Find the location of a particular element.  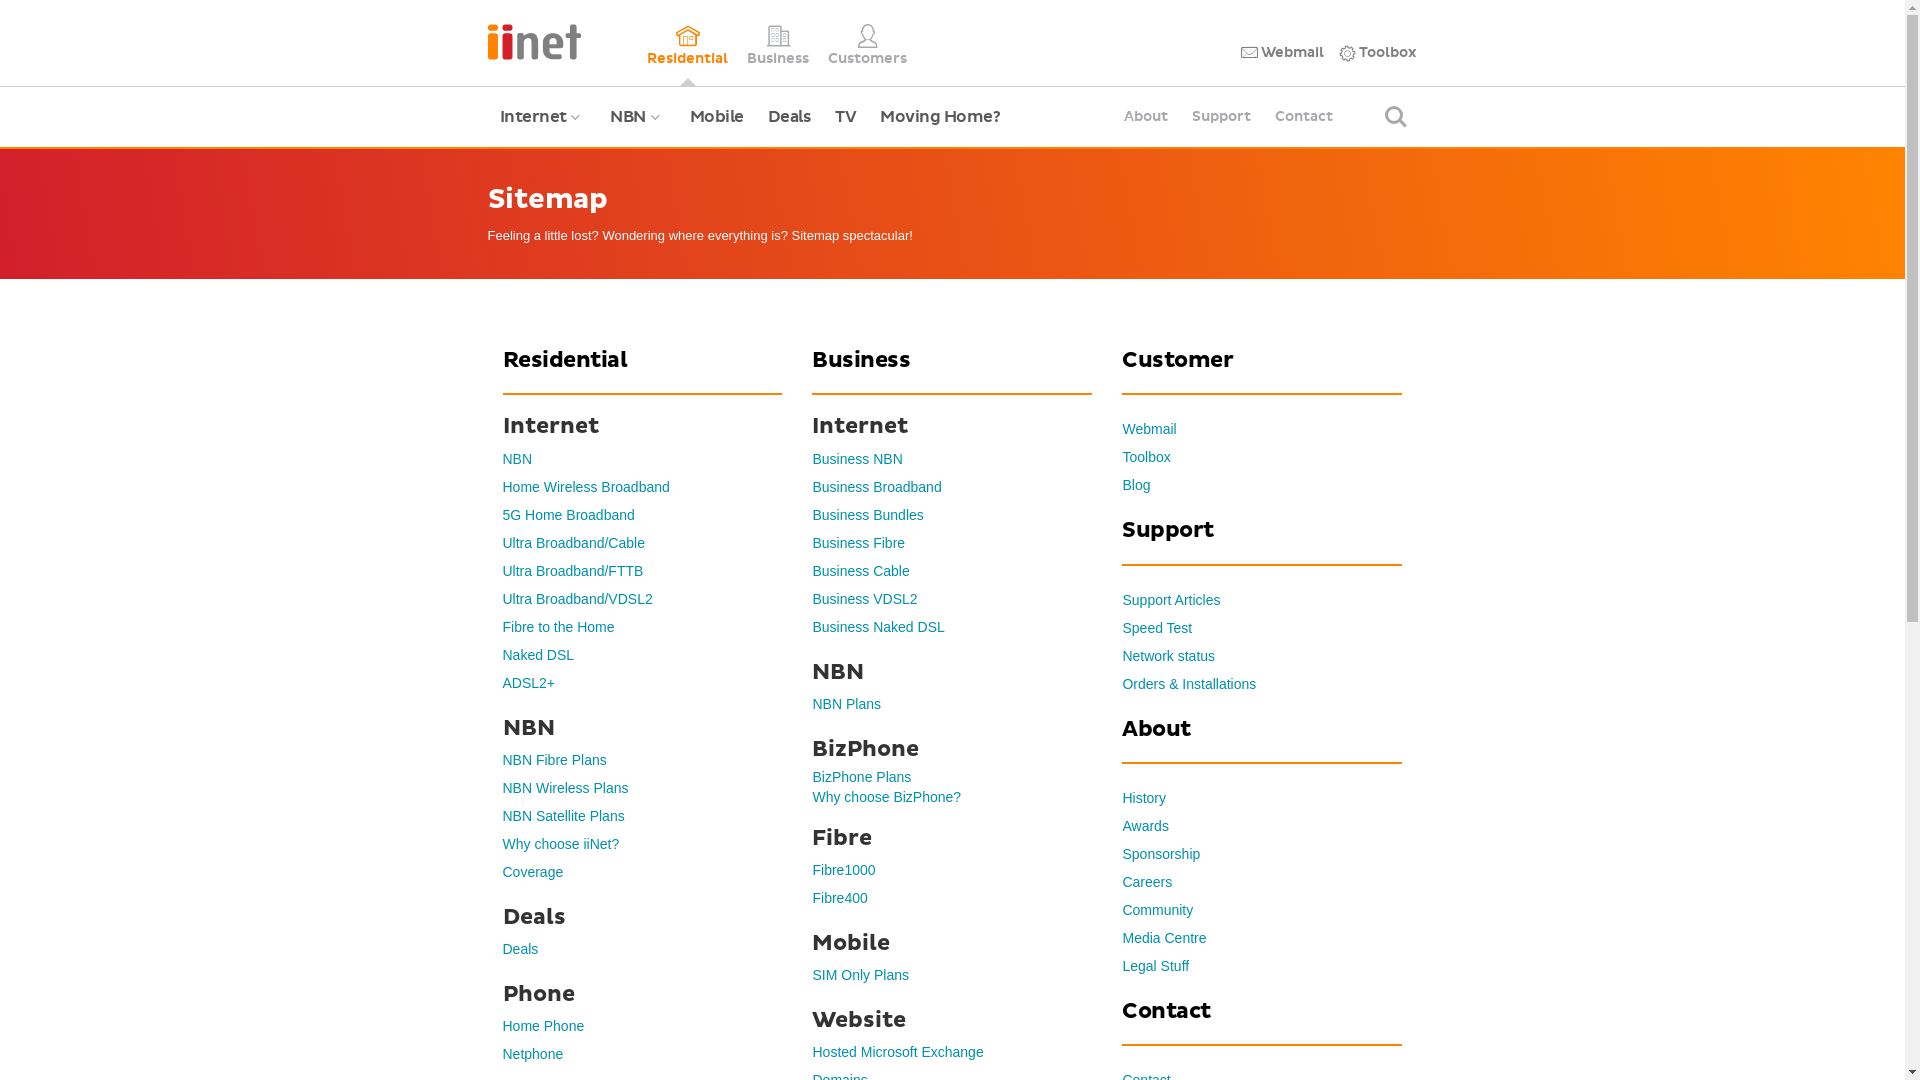

'Why choose BizPhone?' is located at coordinates (811, 796).